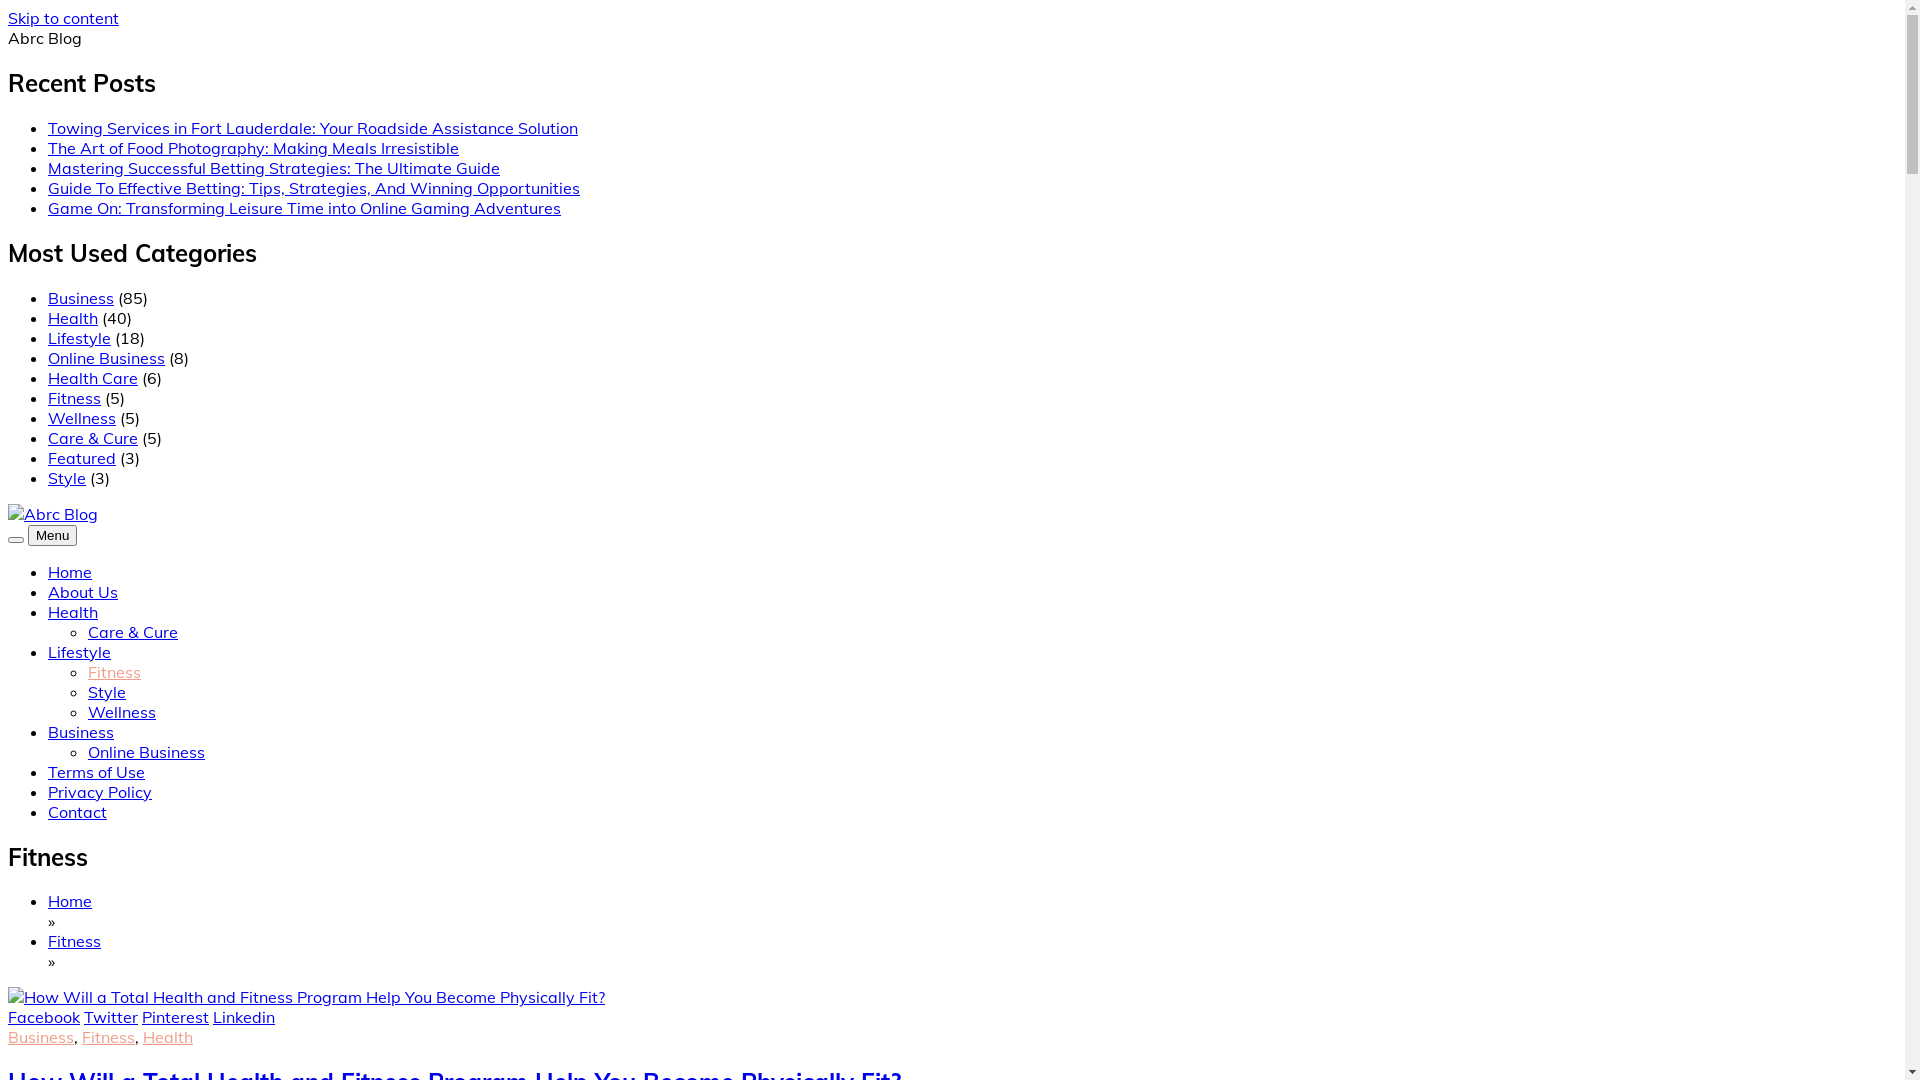  What do you see at coordinates (8, 559) in the screenshot?
I see `'Abrc Blog'` at bounding box center [8, 559].